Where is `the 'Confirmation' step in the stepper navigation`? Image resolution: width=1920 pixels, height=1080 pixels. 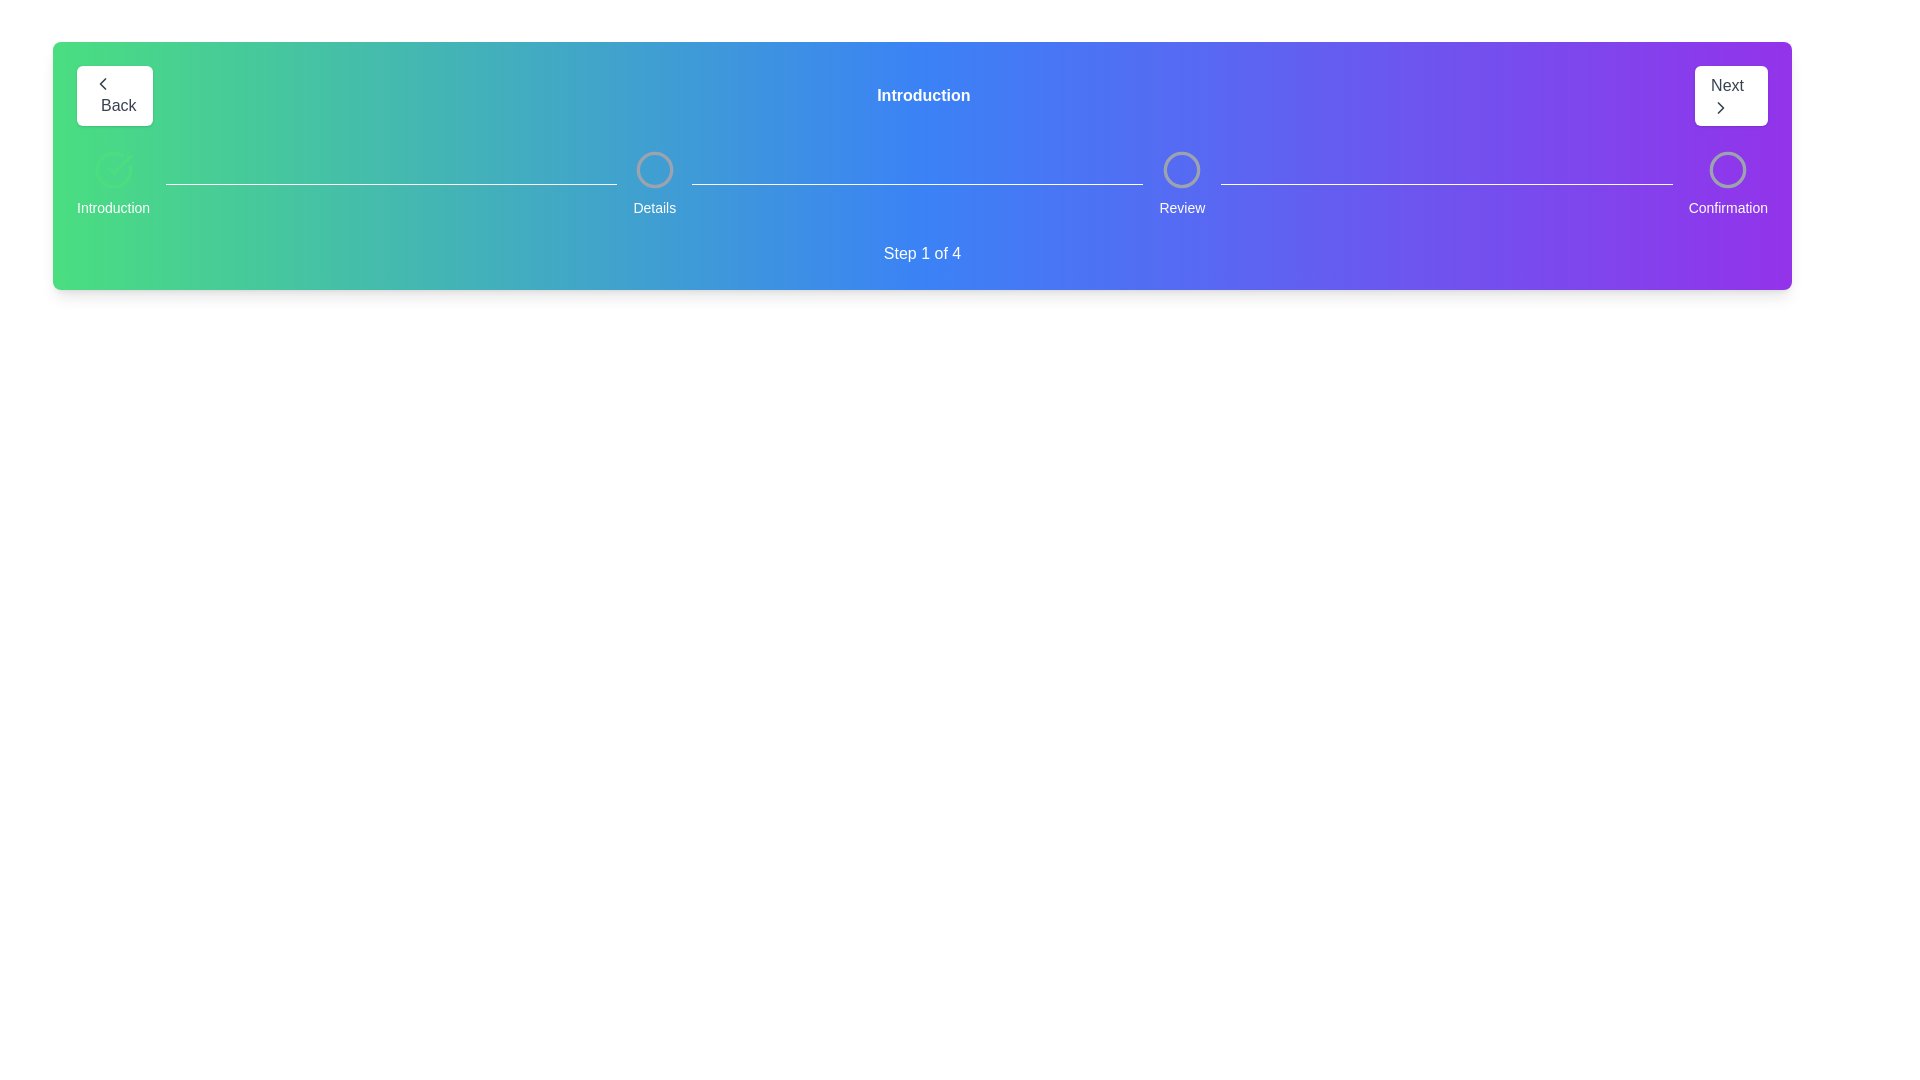 the 'Confirmation' step in the stepper navigation is located at coordinates (1727, 184).